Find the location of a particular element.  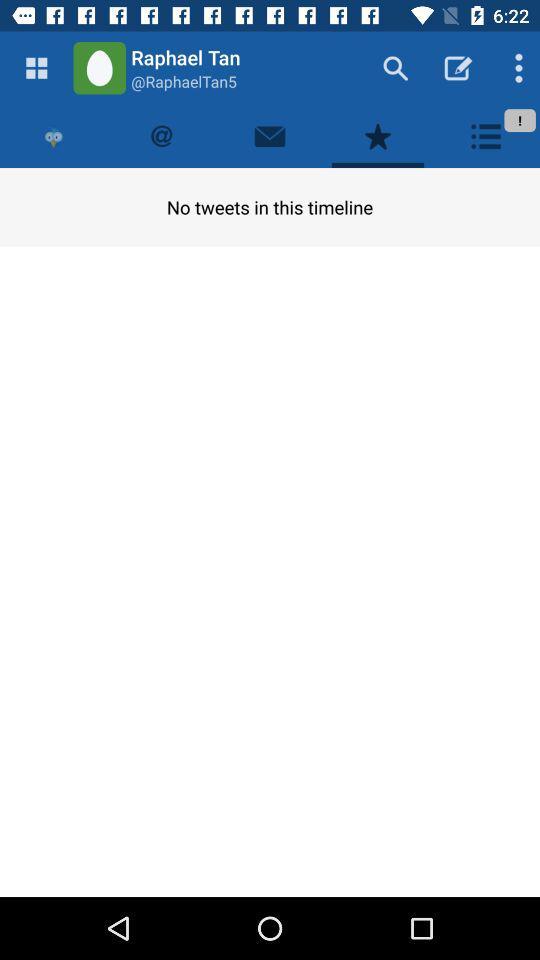

galary is located at coordinates (36, 68).